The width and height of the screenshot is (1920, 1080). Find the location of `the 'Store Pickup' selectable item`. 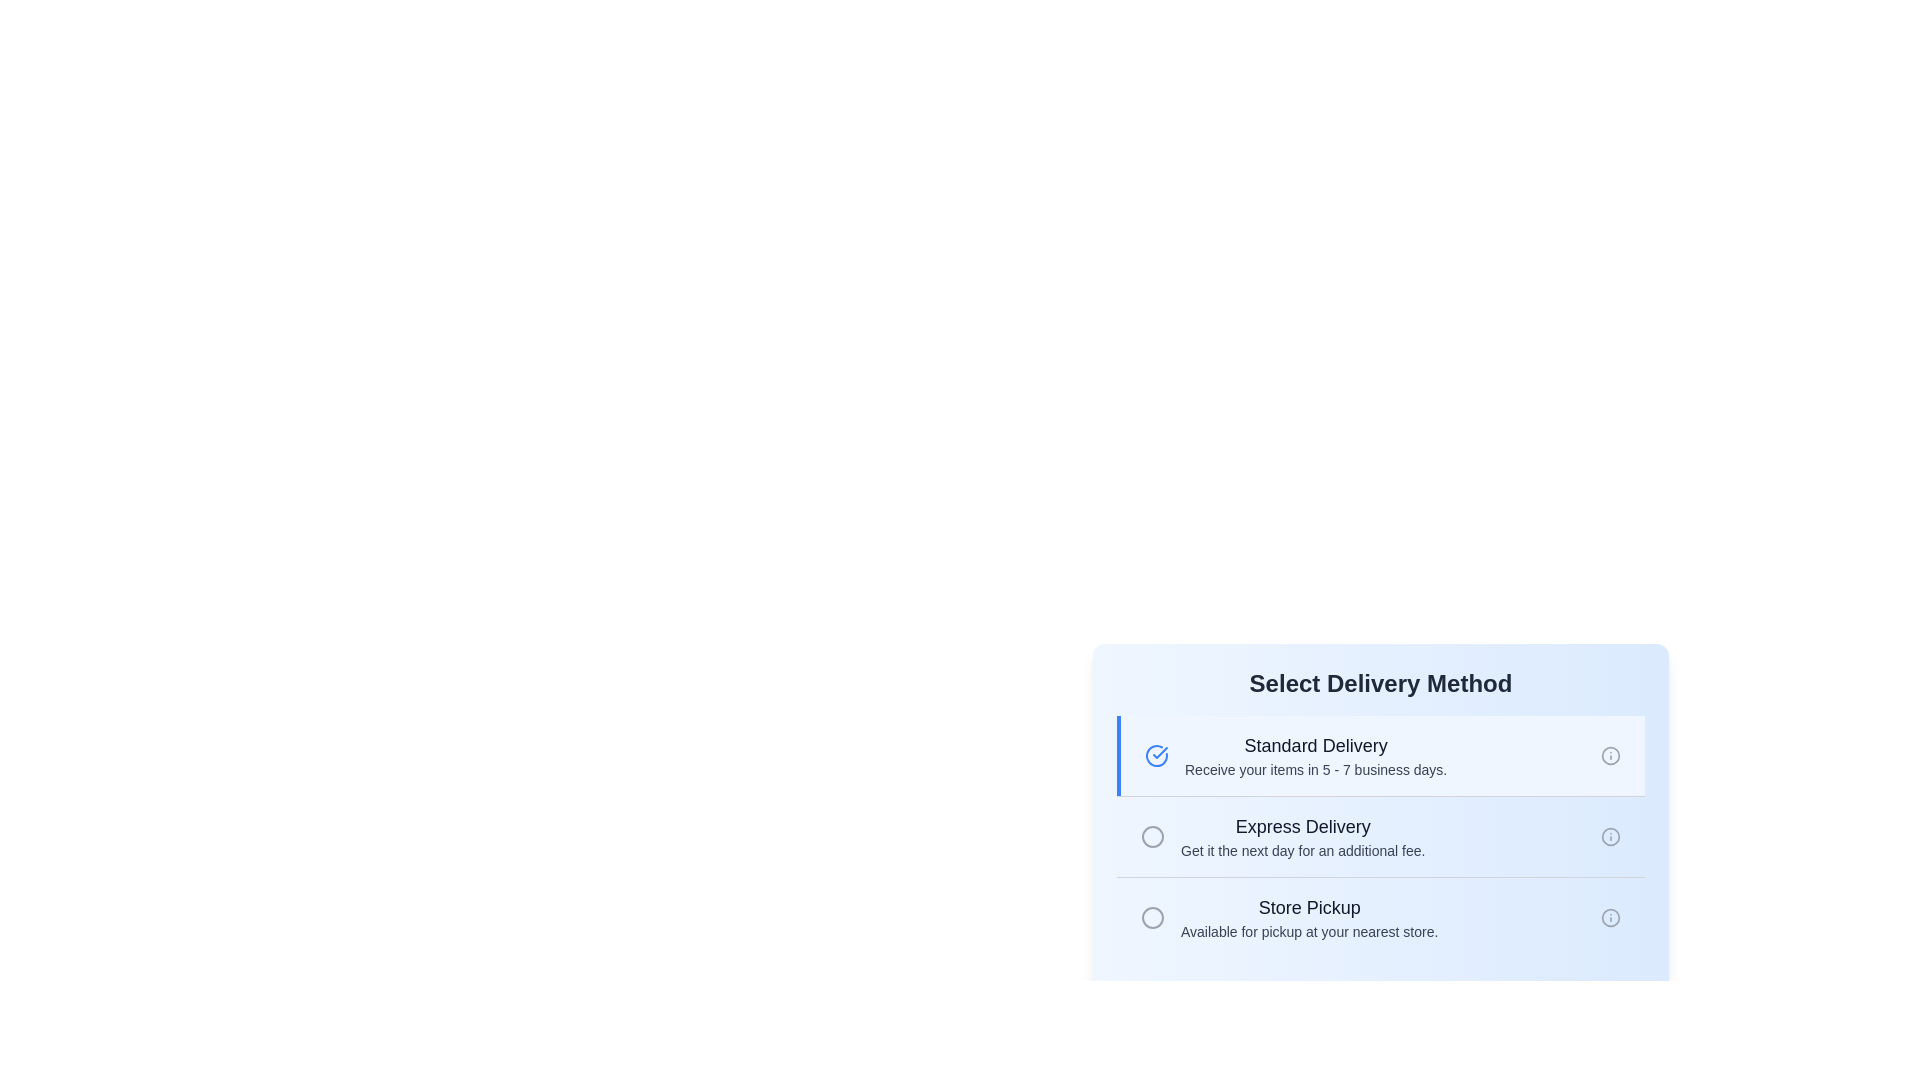

the 'Store Pickup' selectable item is located at coordinates (1289, 918).